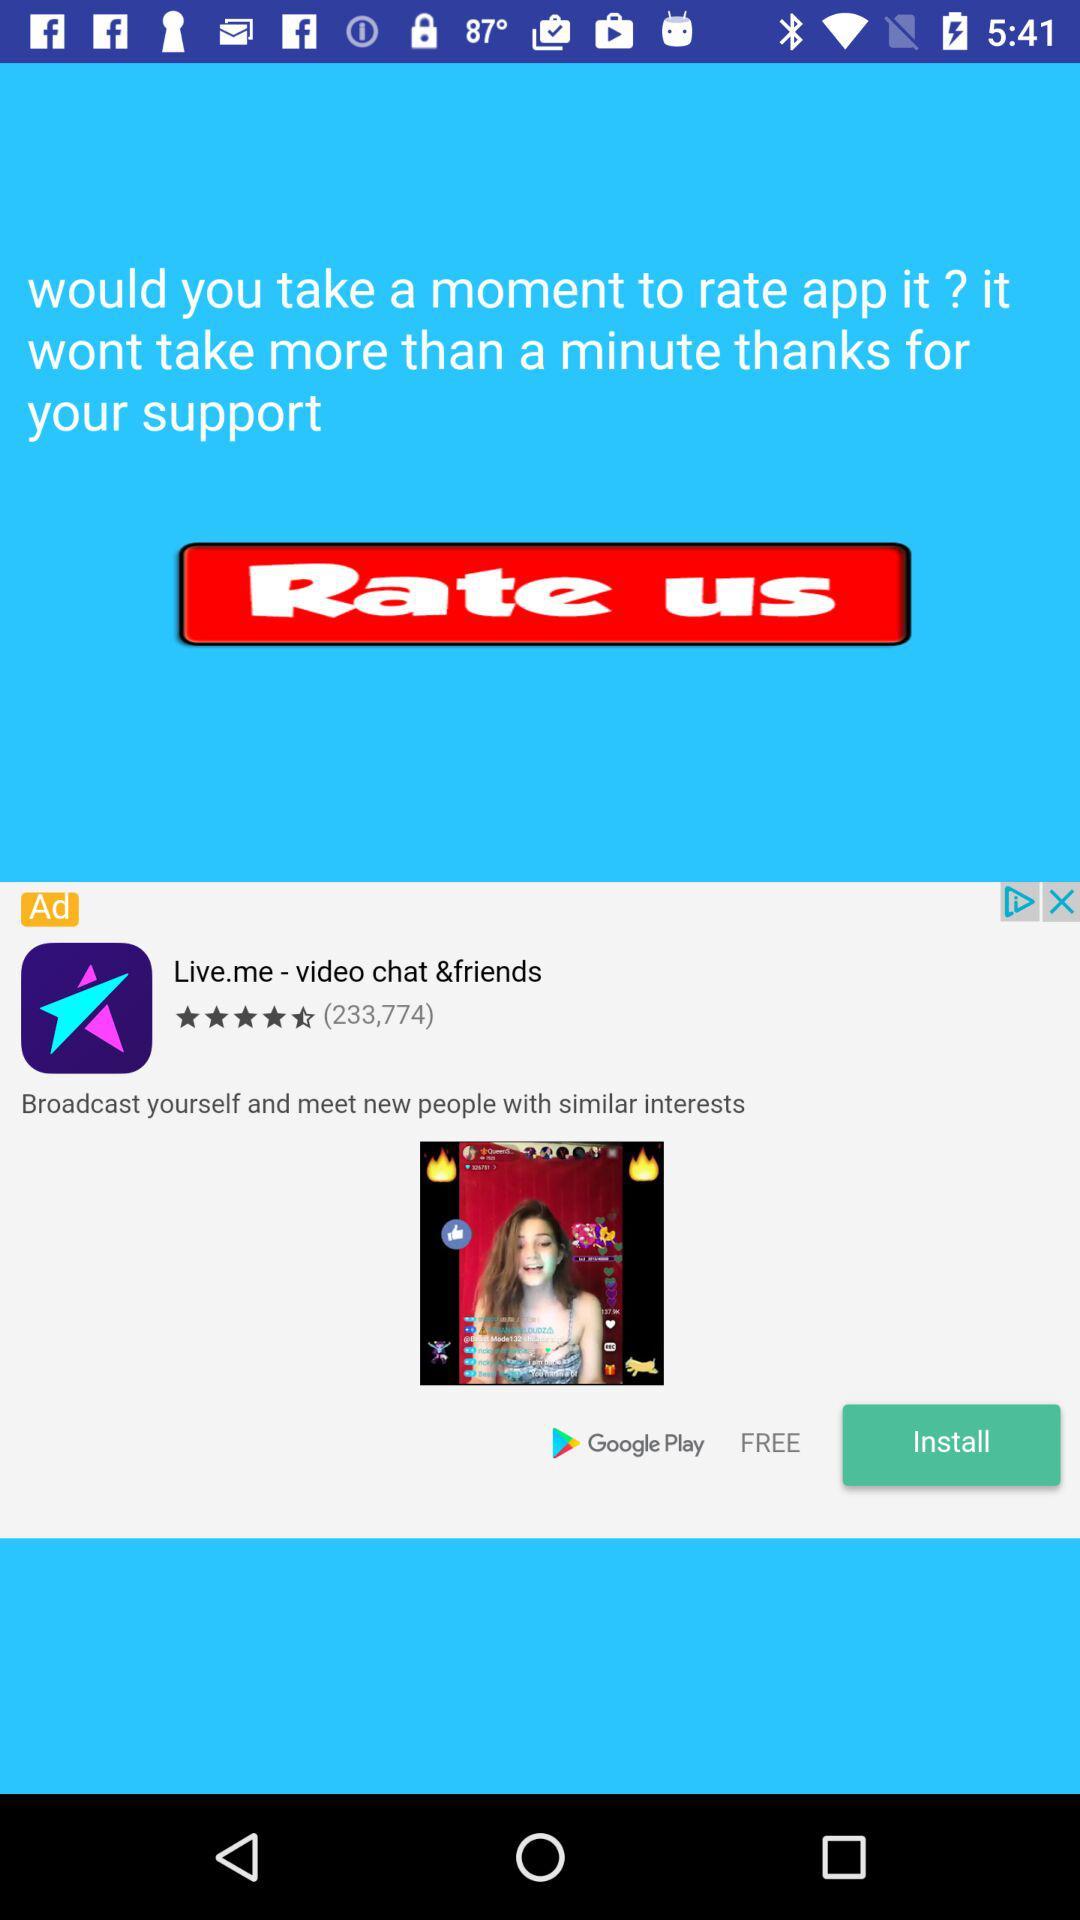  Describe the element at coordinates (547, 592) in the screenshot. I see `app` at that location.